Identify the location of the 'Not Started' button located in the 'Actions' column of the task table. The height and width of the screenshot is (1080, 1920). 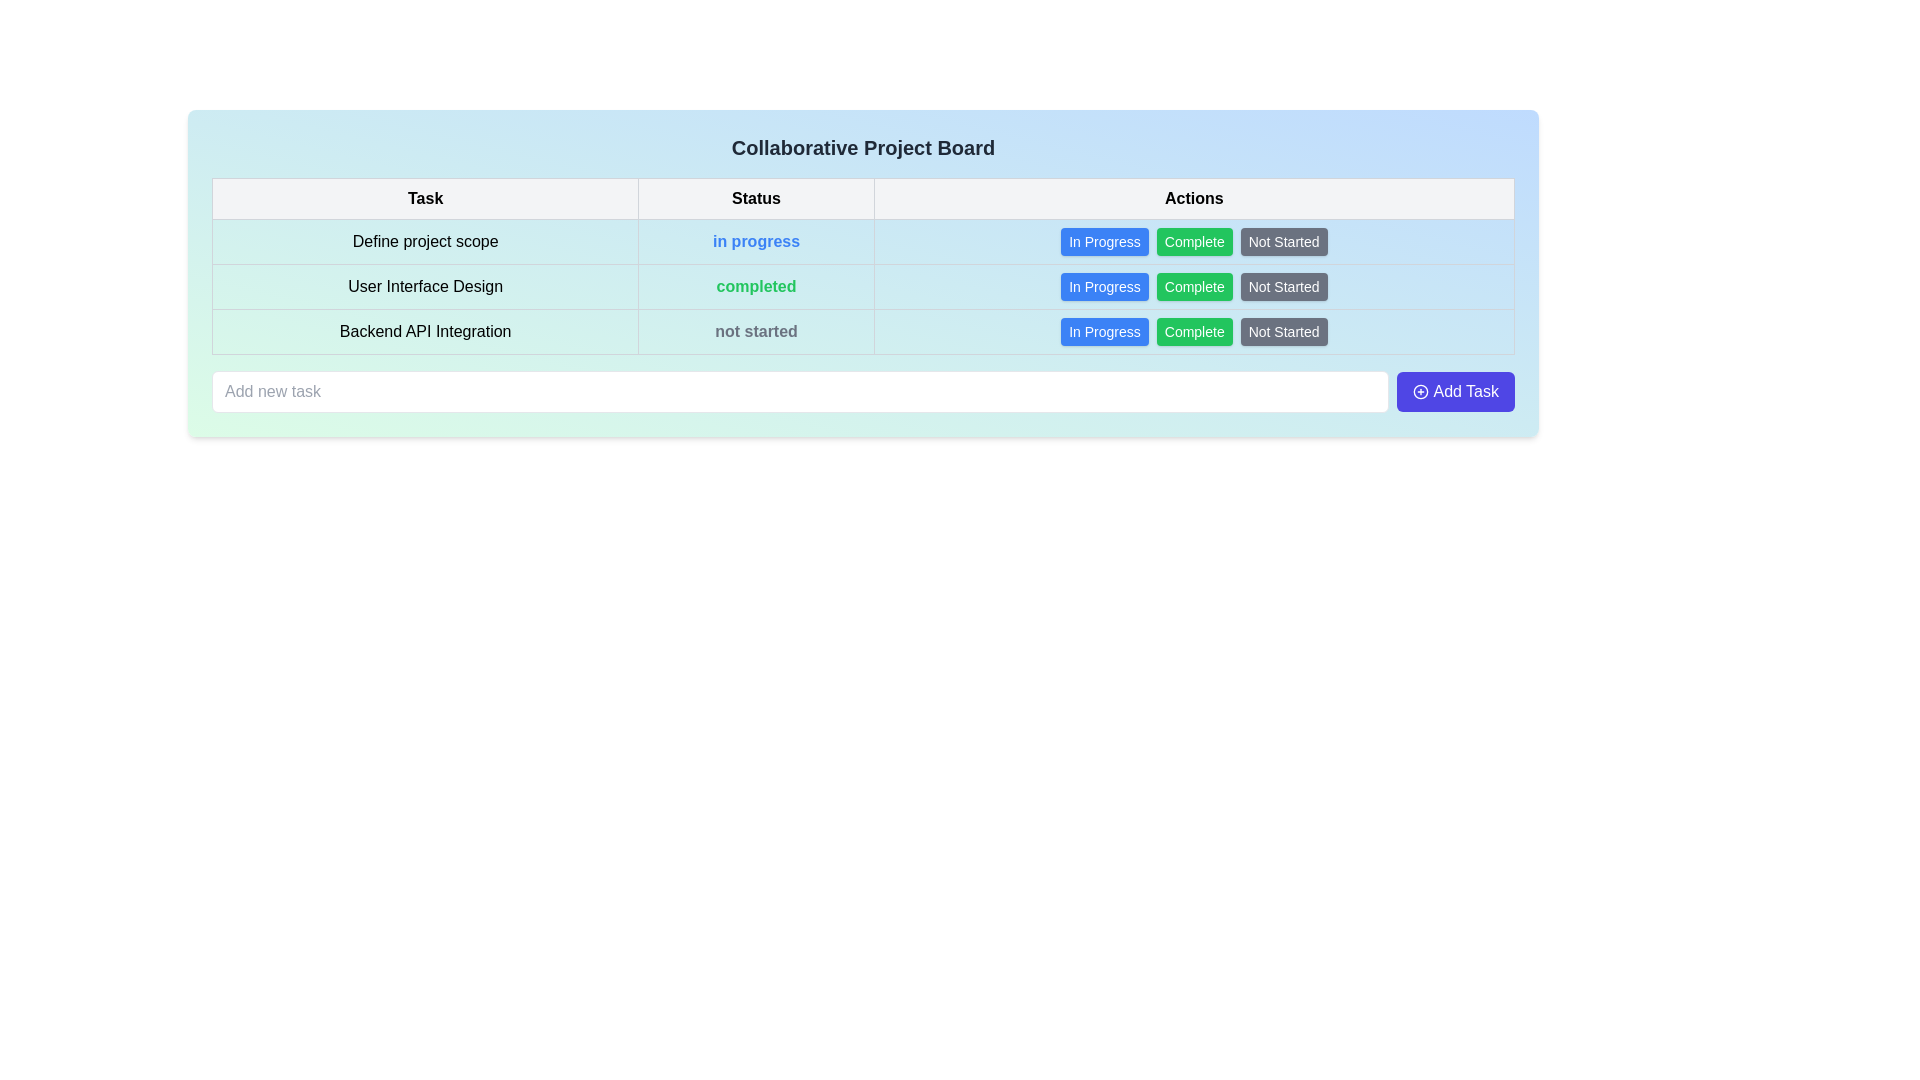
(1283, 241).